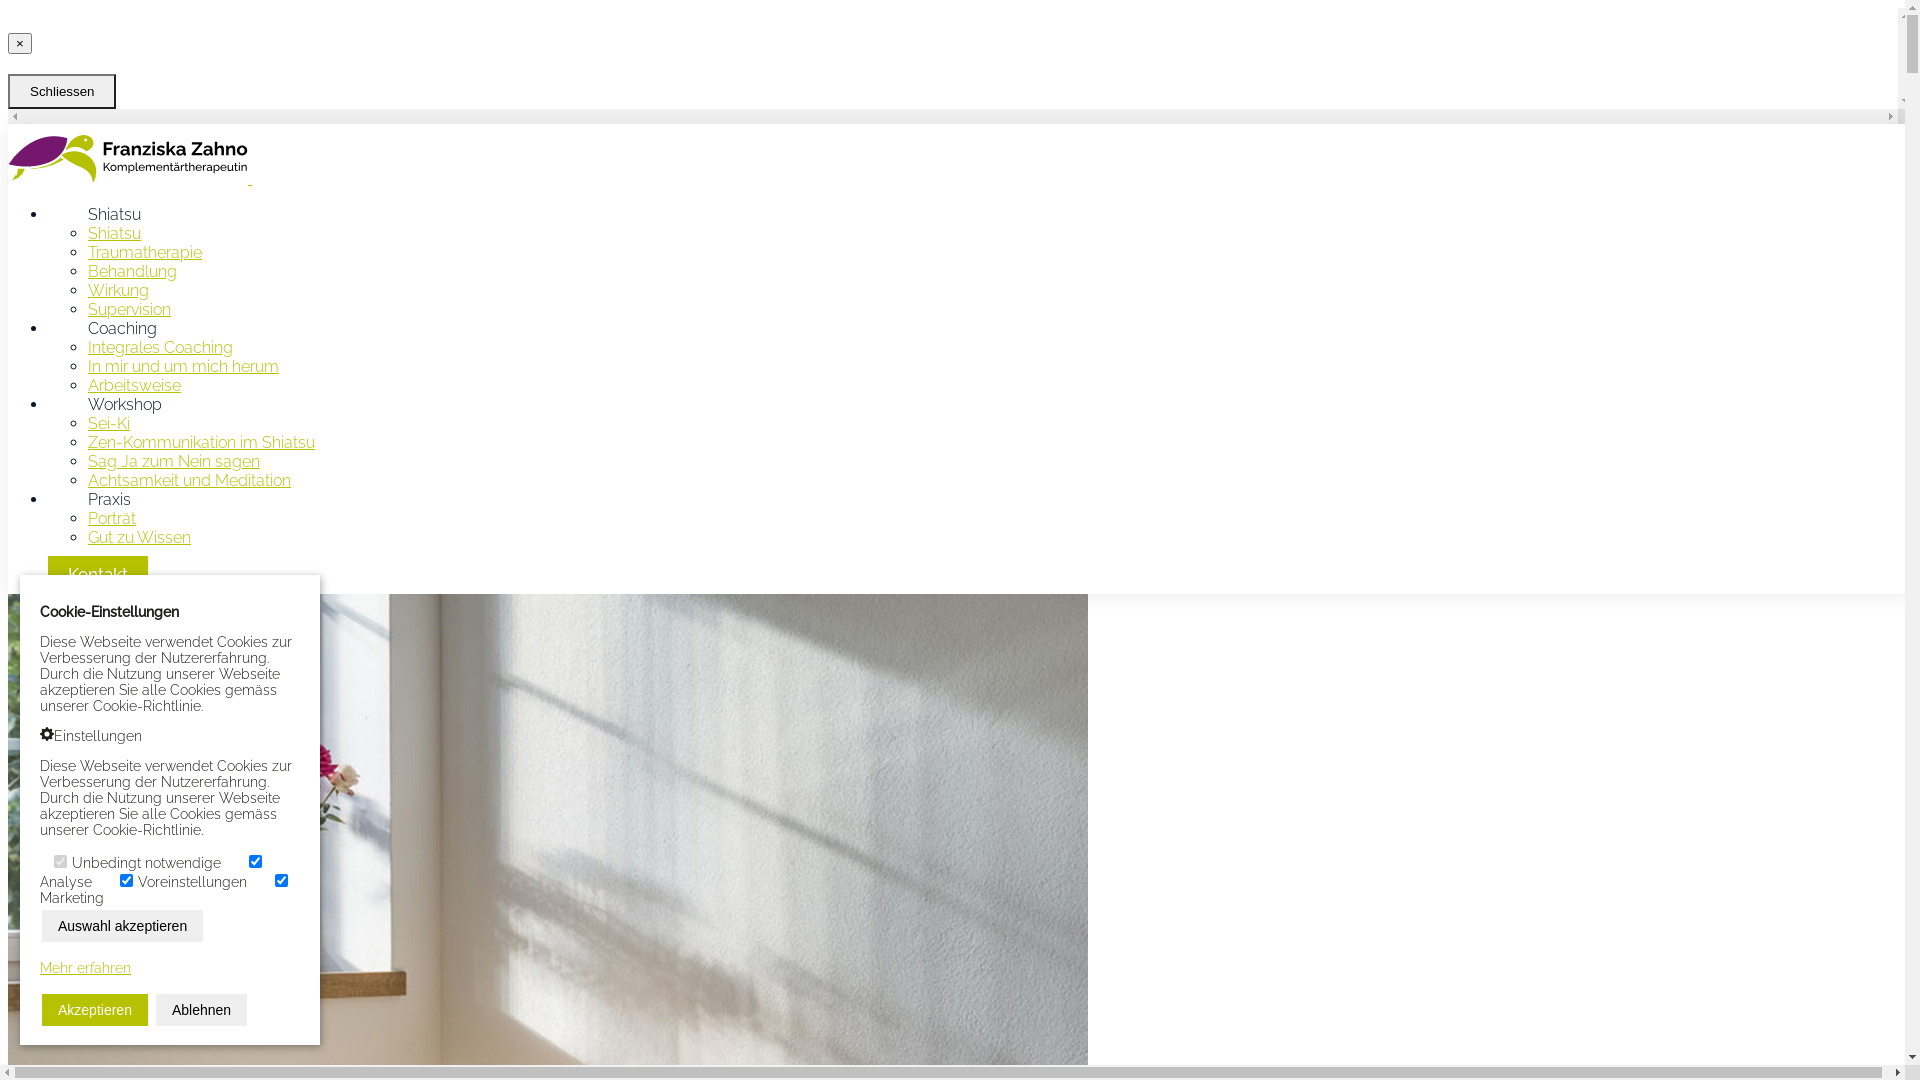  Describe the element at coordinates (189, 480) in the screenshot. I see `'Achtsamkeit und Meditation'` at that location.